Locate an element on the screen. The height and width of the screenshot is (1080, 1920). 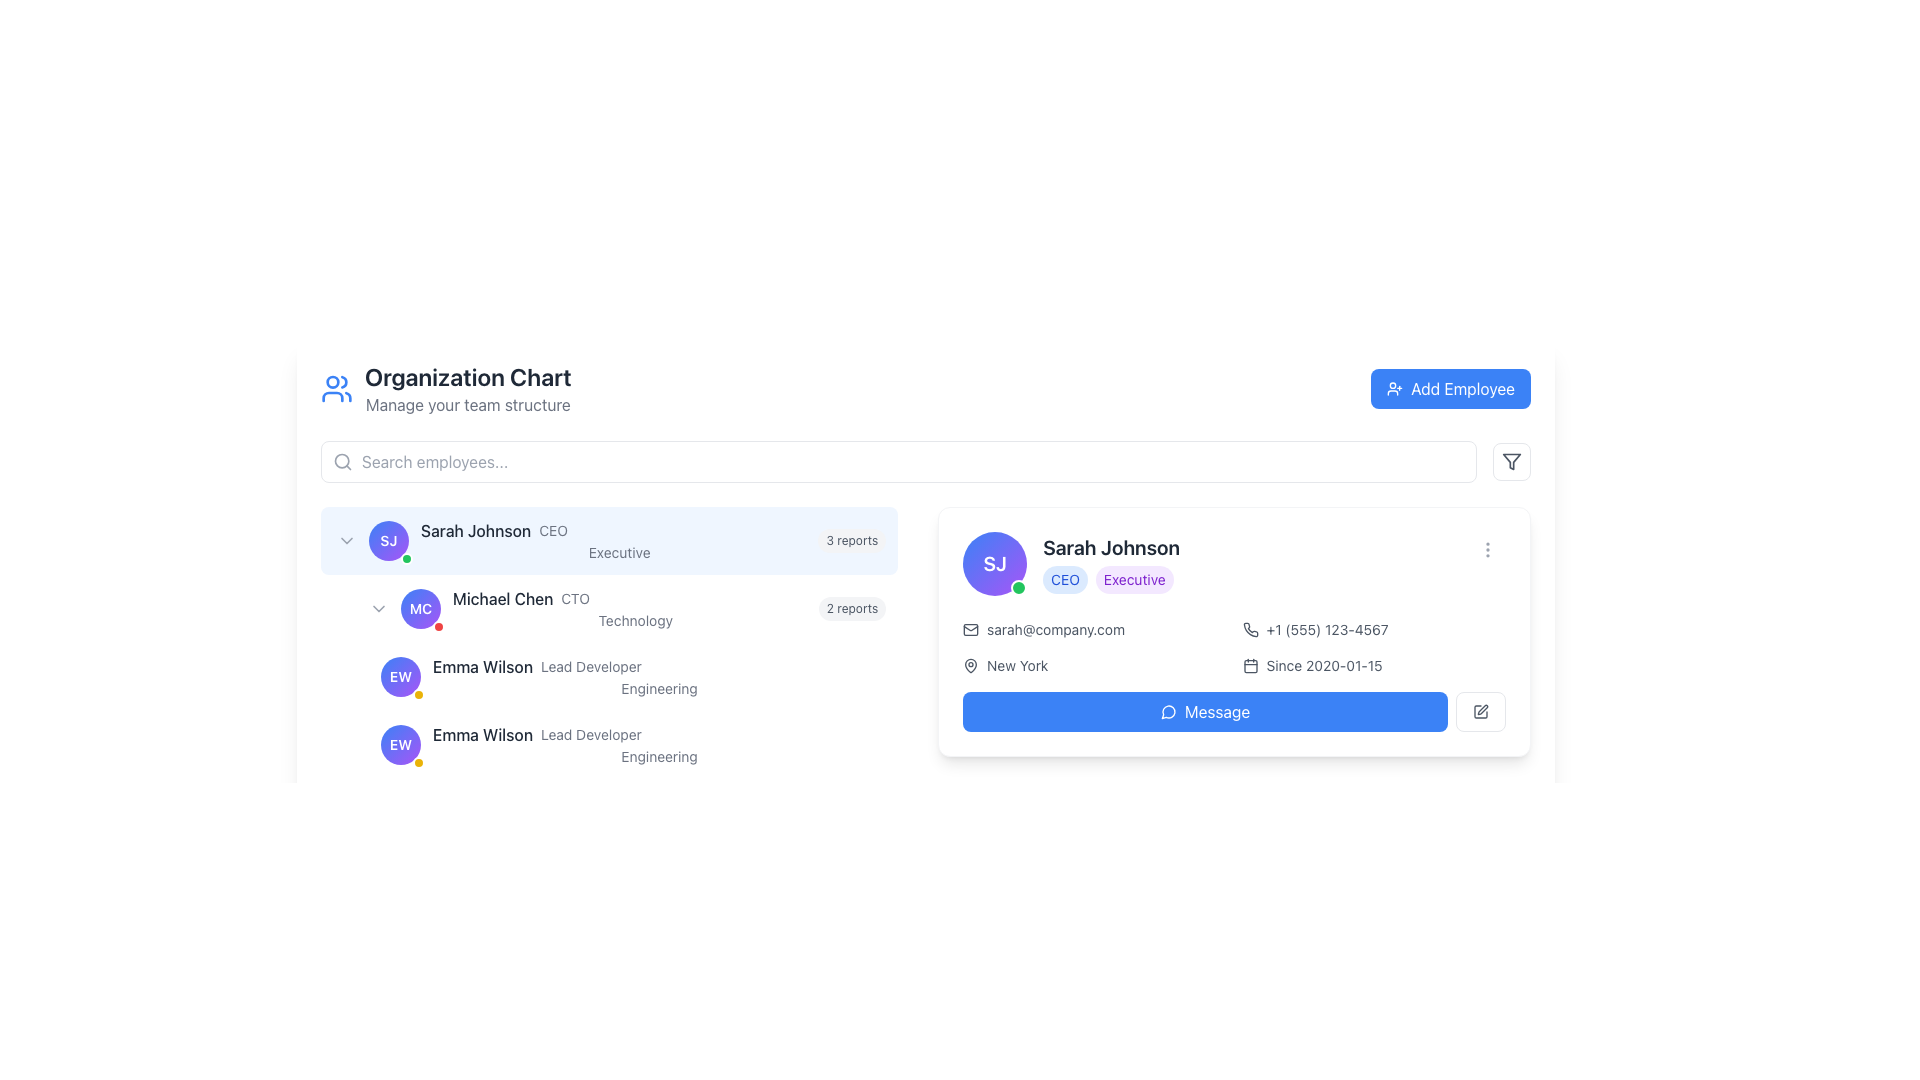
the small, downward-facing chevron arrow button located to the left of the profile picture marked 'MC' in the Michael Chen section is located at coordinates (379, 608).